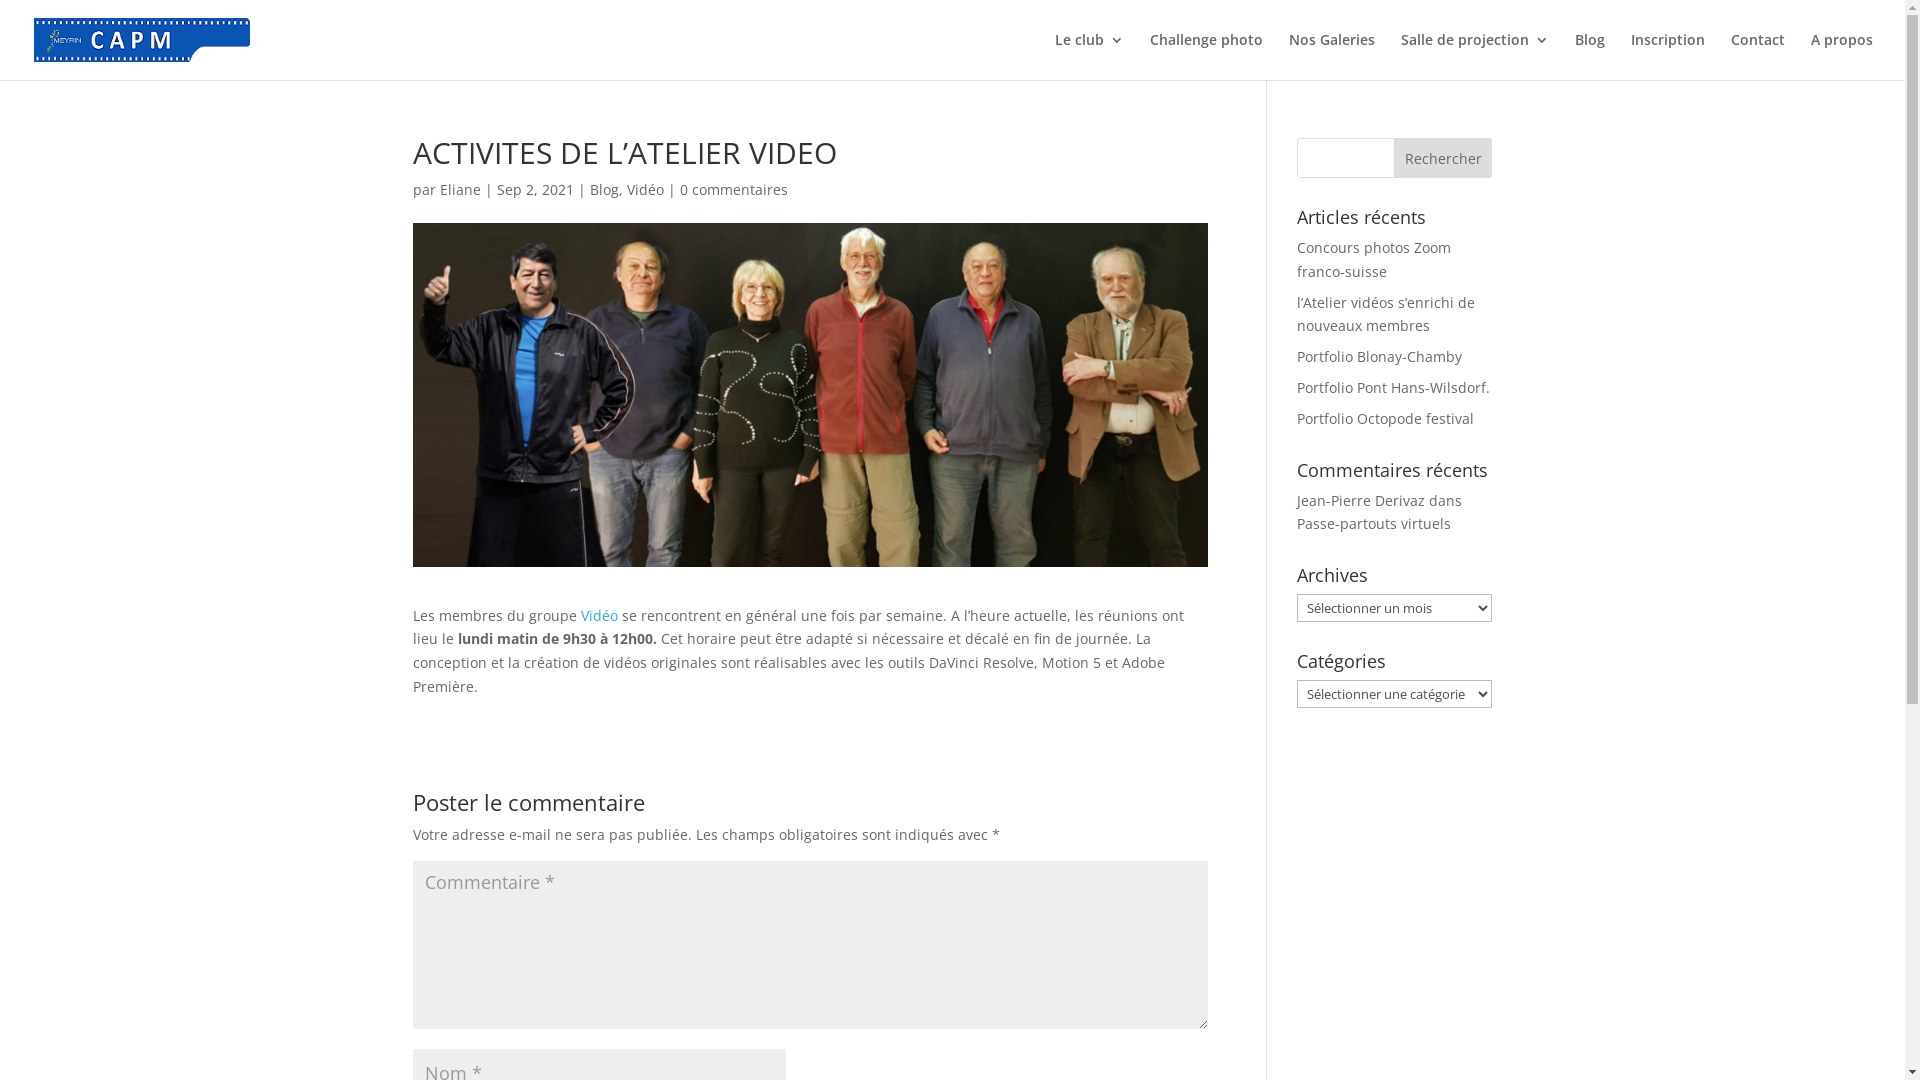  I want to click on 'Salle de projection', so click(1400, 55).